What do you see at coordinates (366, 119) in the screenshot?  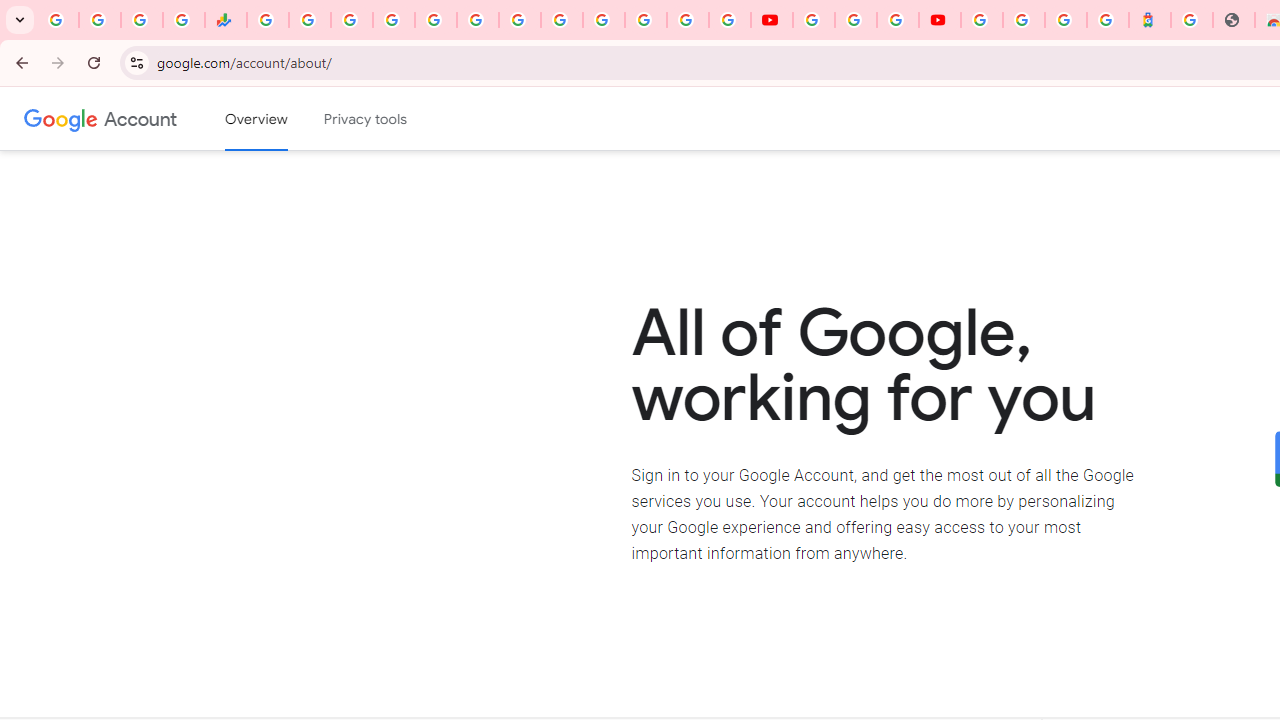 I see `'Privacy tools'` at bounding box center [366, 119].